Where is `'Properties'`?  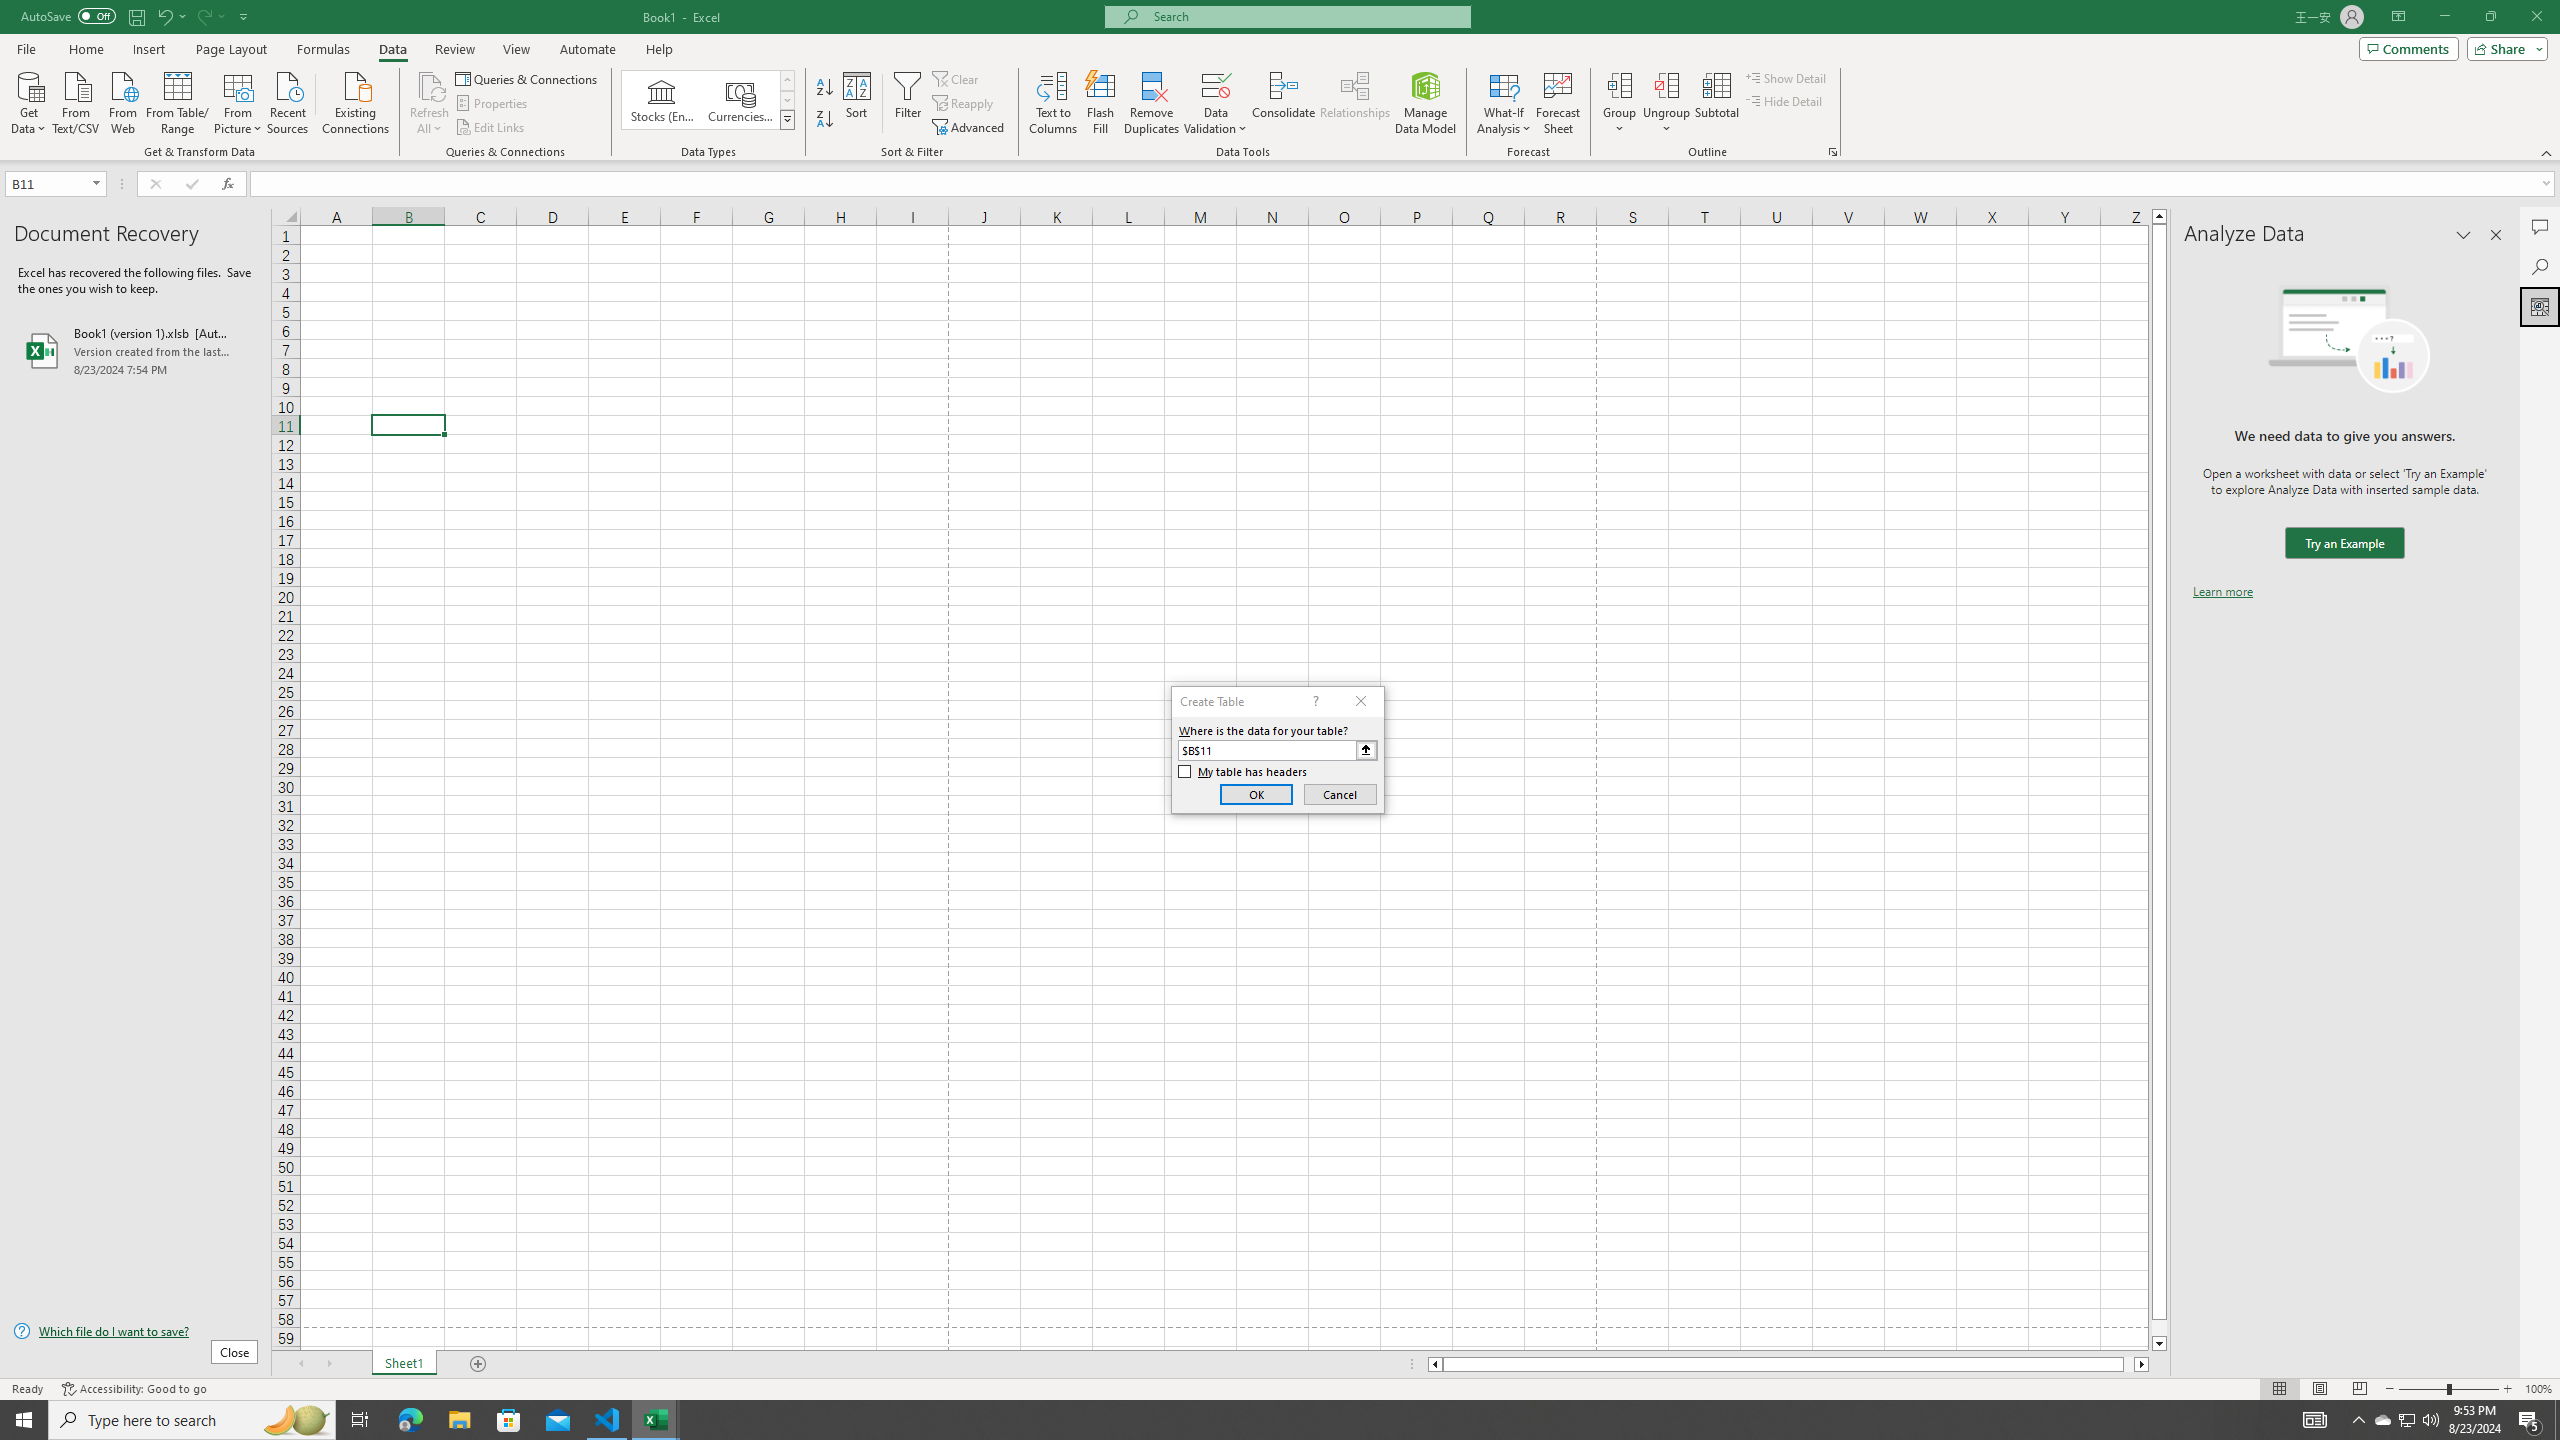
'Properties' is located at coordinates (493, 103).